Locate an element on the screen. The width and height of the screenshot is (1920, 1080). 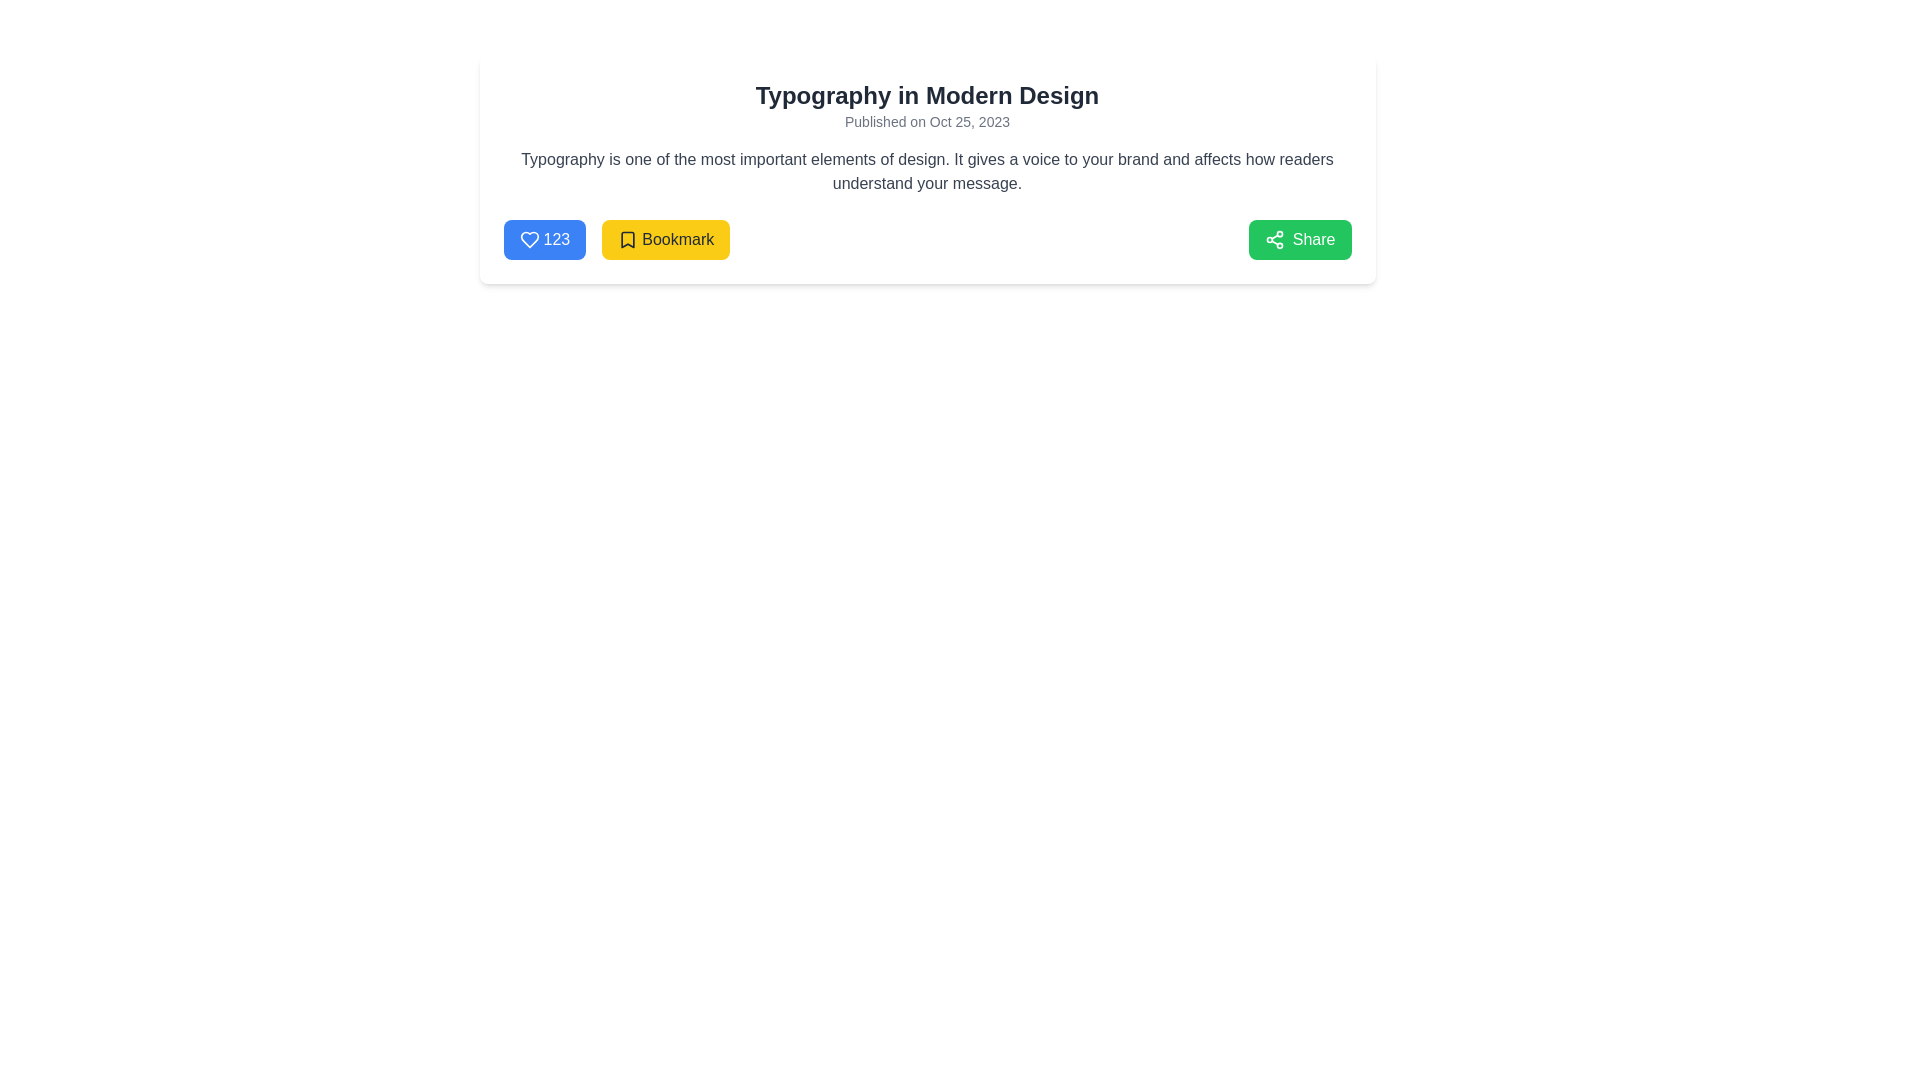
the yellow 'Bookmark' button with a bookmark icon to its left, located to the right of the blue '123' button, to bookmark the item is located at coordinates (615, 238).